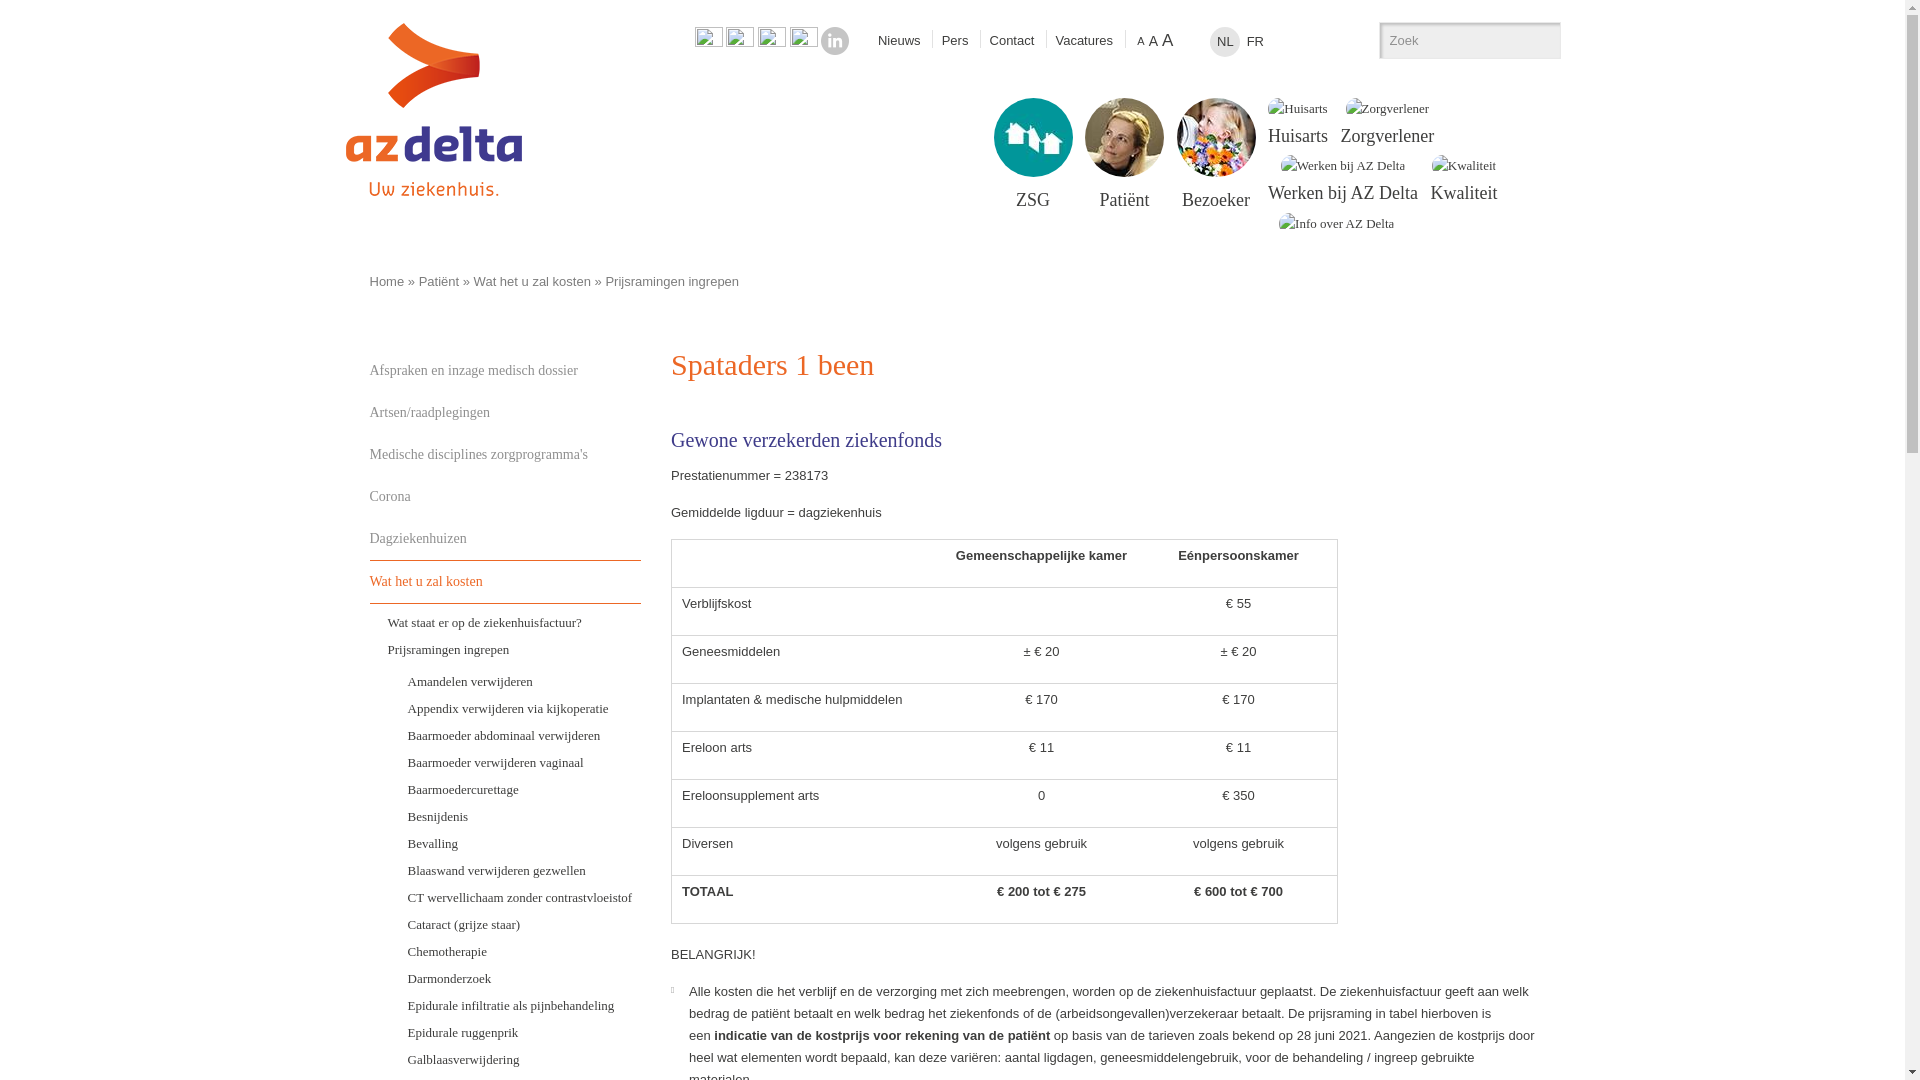  I want to click on 'CT wervellichaam zonder contrastvloeistof', so click(515, 896).